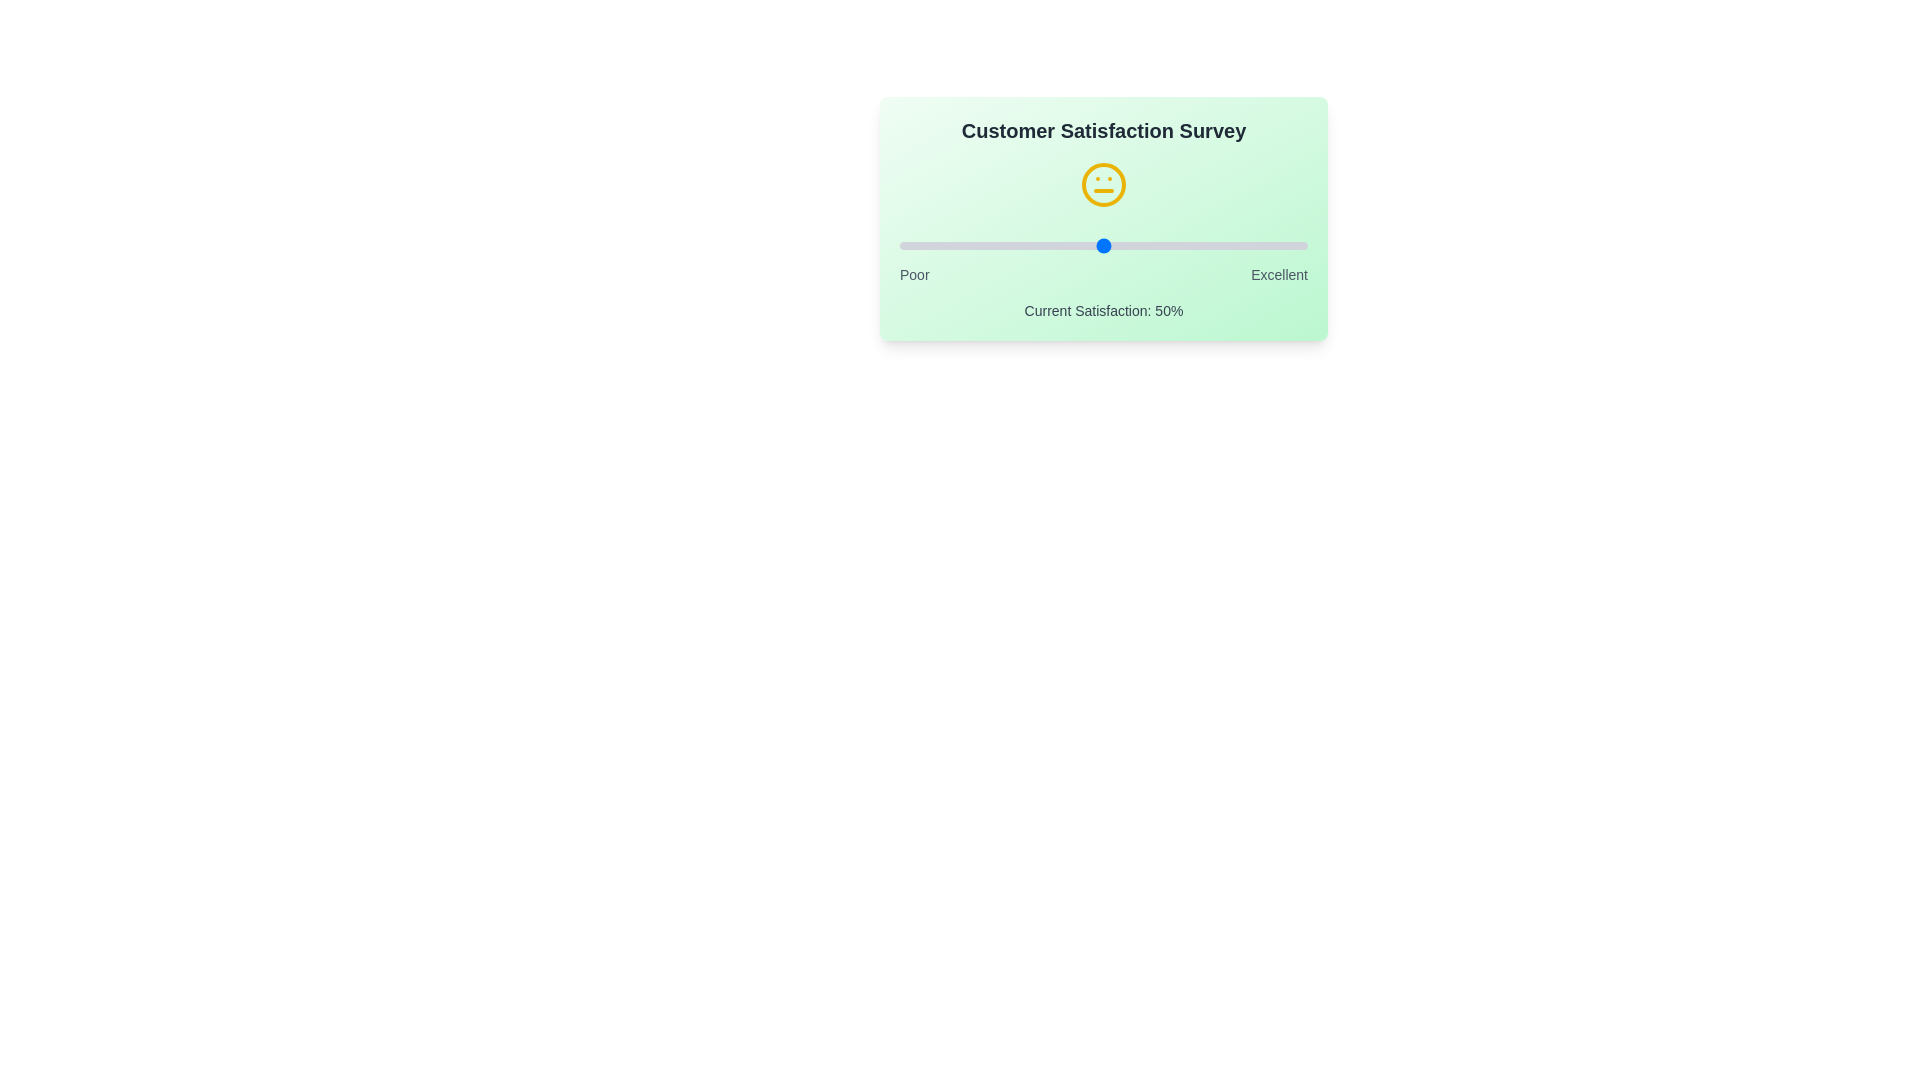 The width and height of the screenshot is (1920, 1080). What do you see at coordinates (1103, 245) in the screenshot?
I see `the satisfaction slider to 50%` at bounding box center [1103, 245].